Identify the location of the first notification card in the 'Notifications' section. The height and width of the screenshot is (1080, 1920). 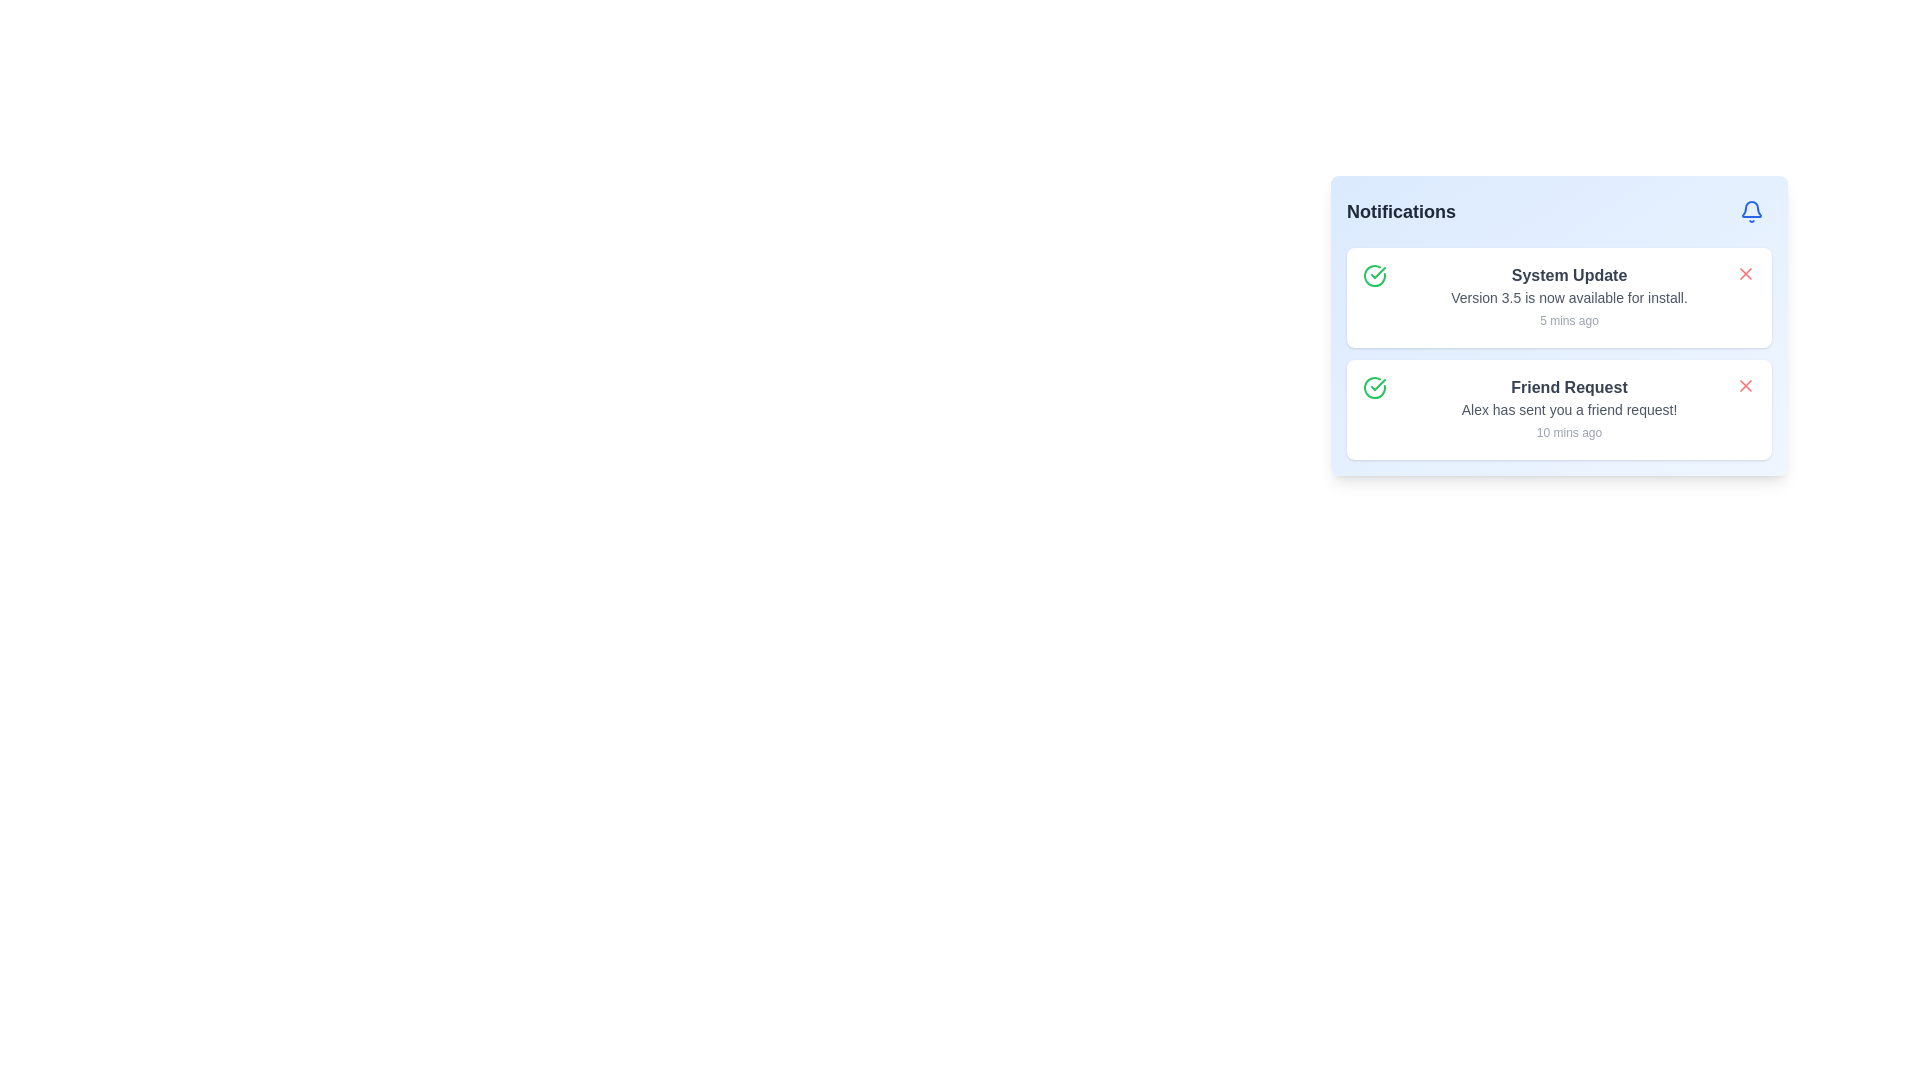
(1568, 297).